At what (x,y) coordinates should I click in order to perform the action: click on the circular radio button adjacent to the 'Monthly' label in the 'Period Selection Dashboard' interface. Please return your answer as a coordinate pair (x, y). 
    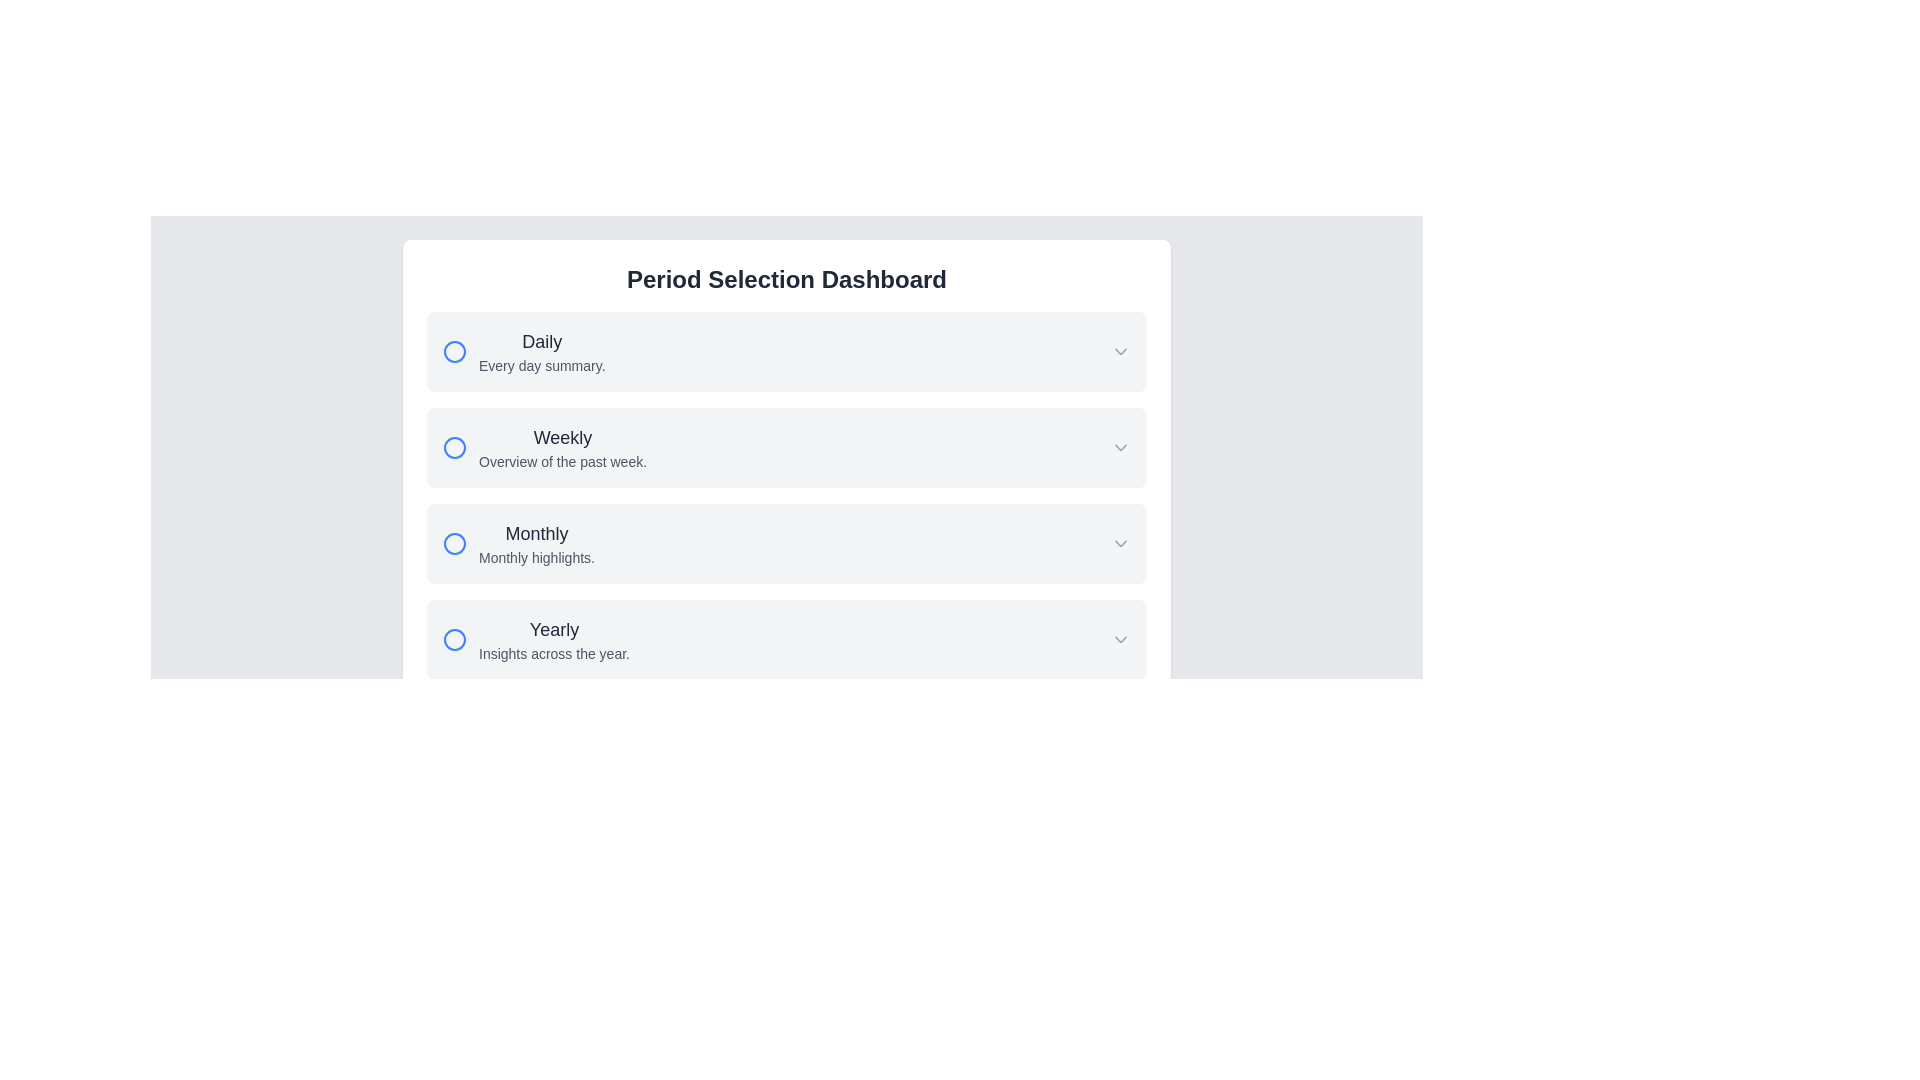
    Looking at the image, I should click on (454, 543).